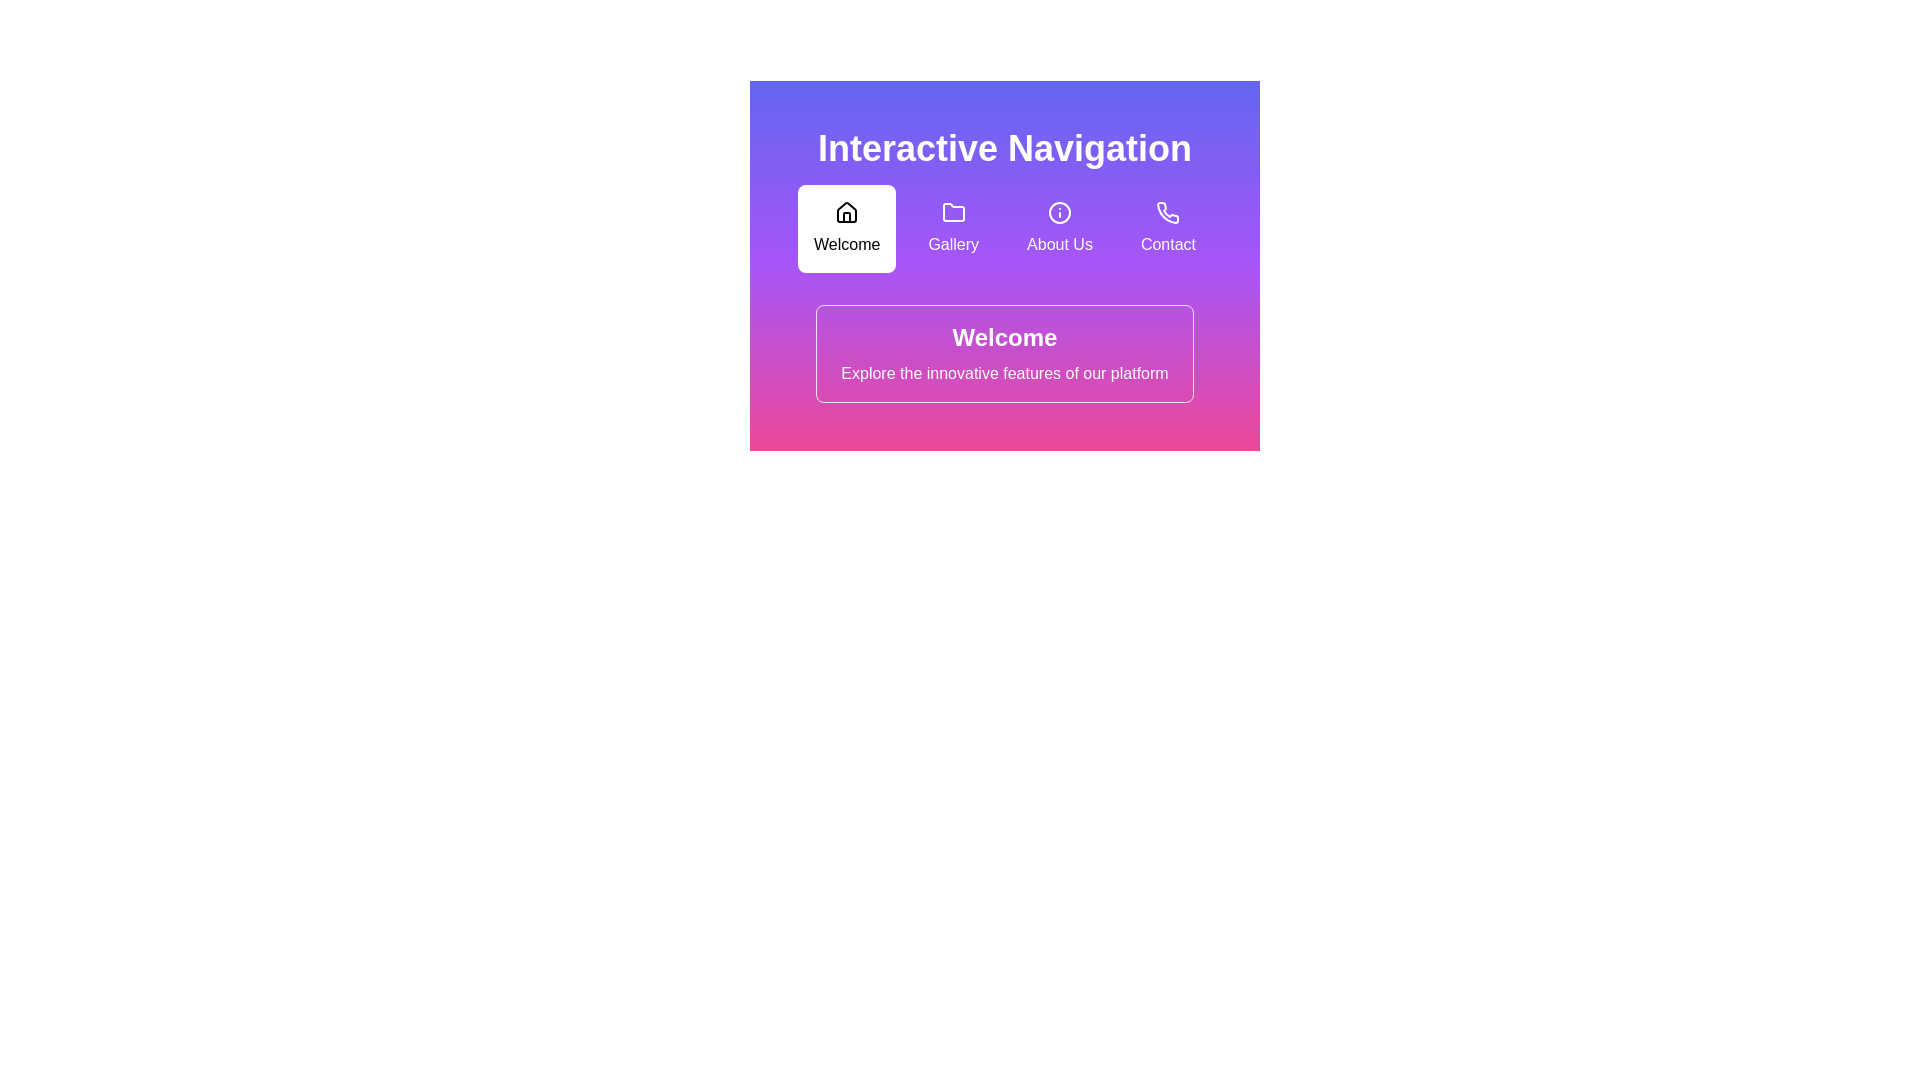 The width and height of the screenshot is (1920, 1080). What do you see at coordinates (1004, 293) in the screenshot?
I see `text content of the introductory Text block located below the navigation links on the platform` at bounding box center [1004, 293].